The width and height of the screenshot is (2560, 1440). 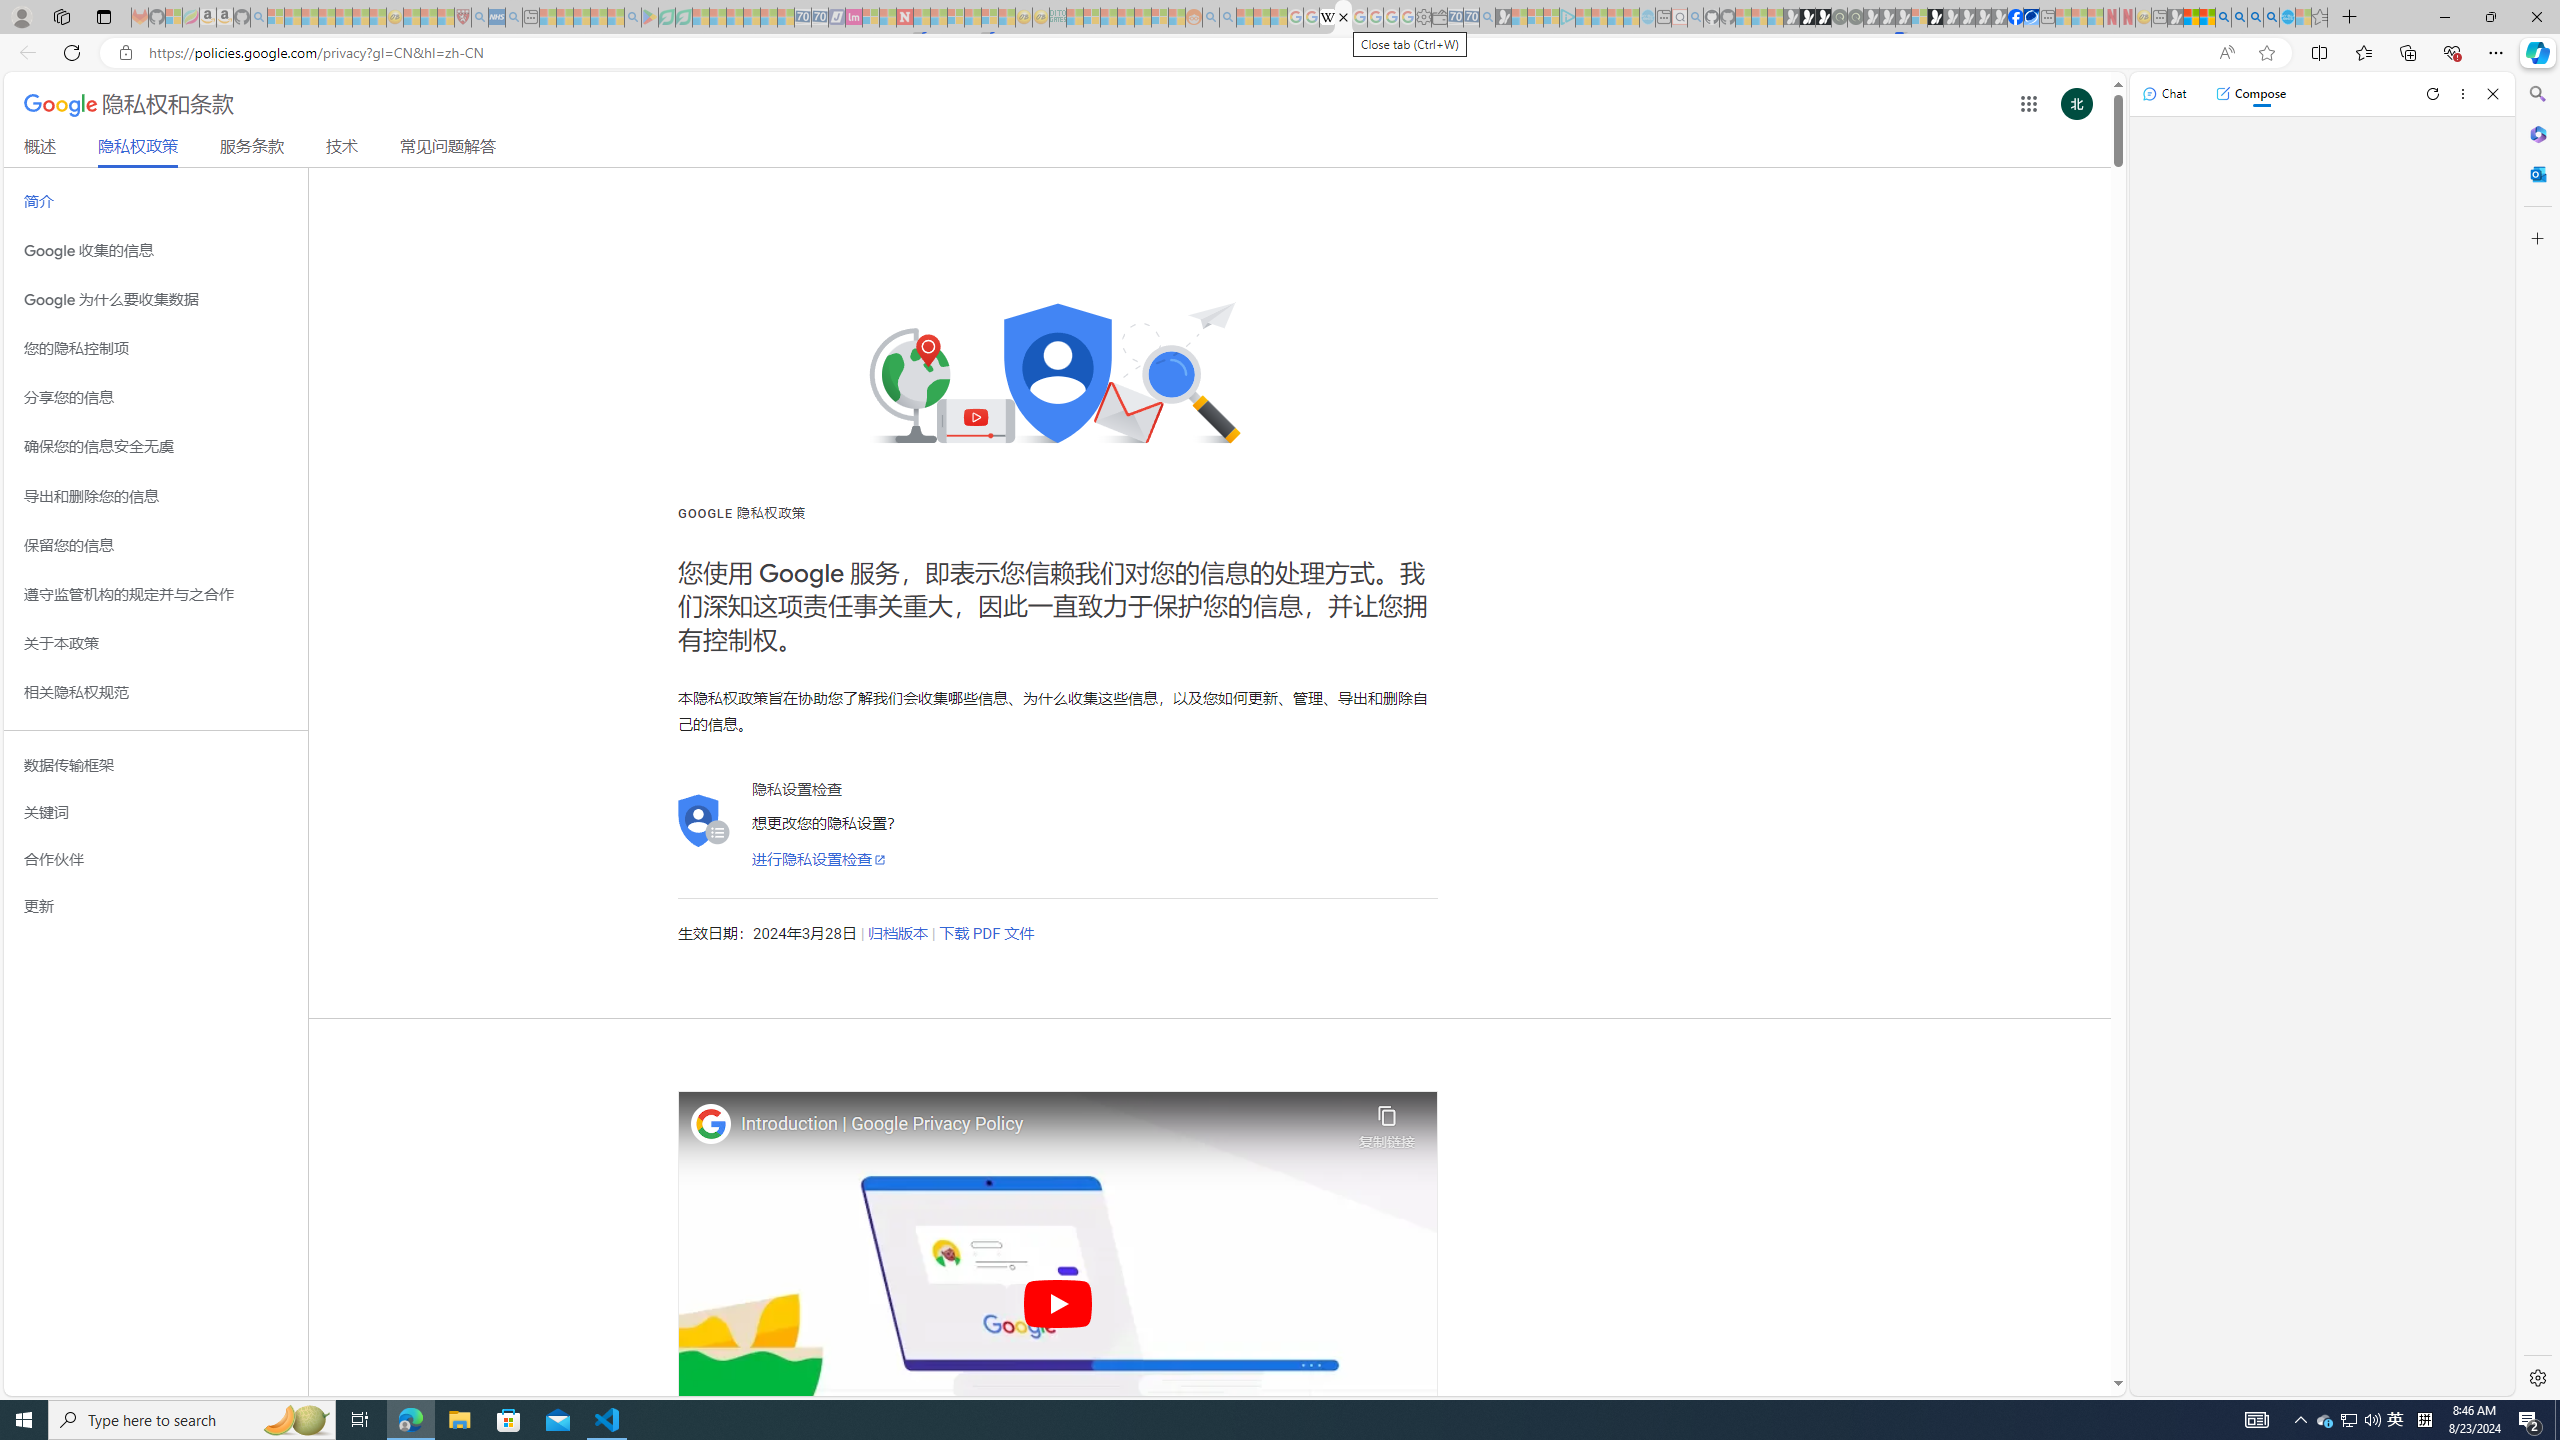 I want to click on 'Jobs - lastminute.com Investor Portal - Sleeping', so click(x=852, y=16).